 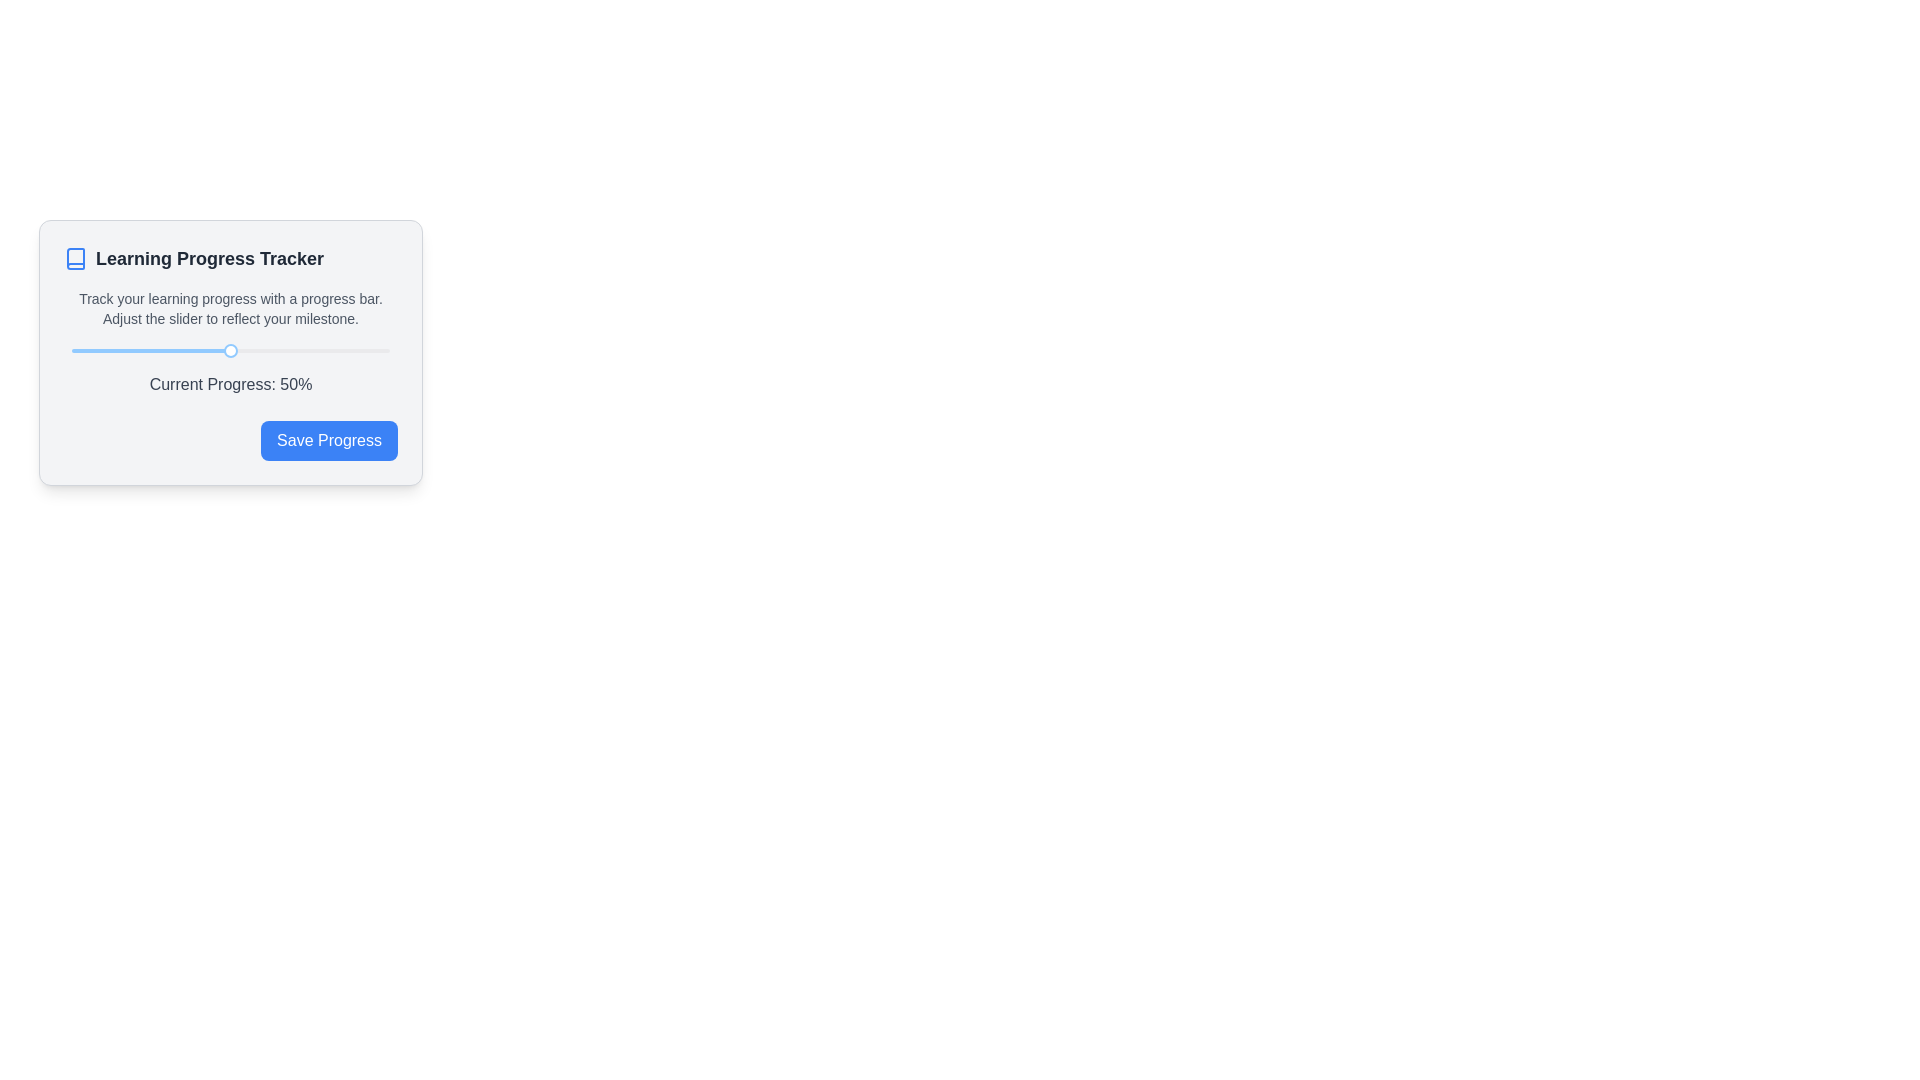 I want to click on the slider value, so click(x=293, y=350).